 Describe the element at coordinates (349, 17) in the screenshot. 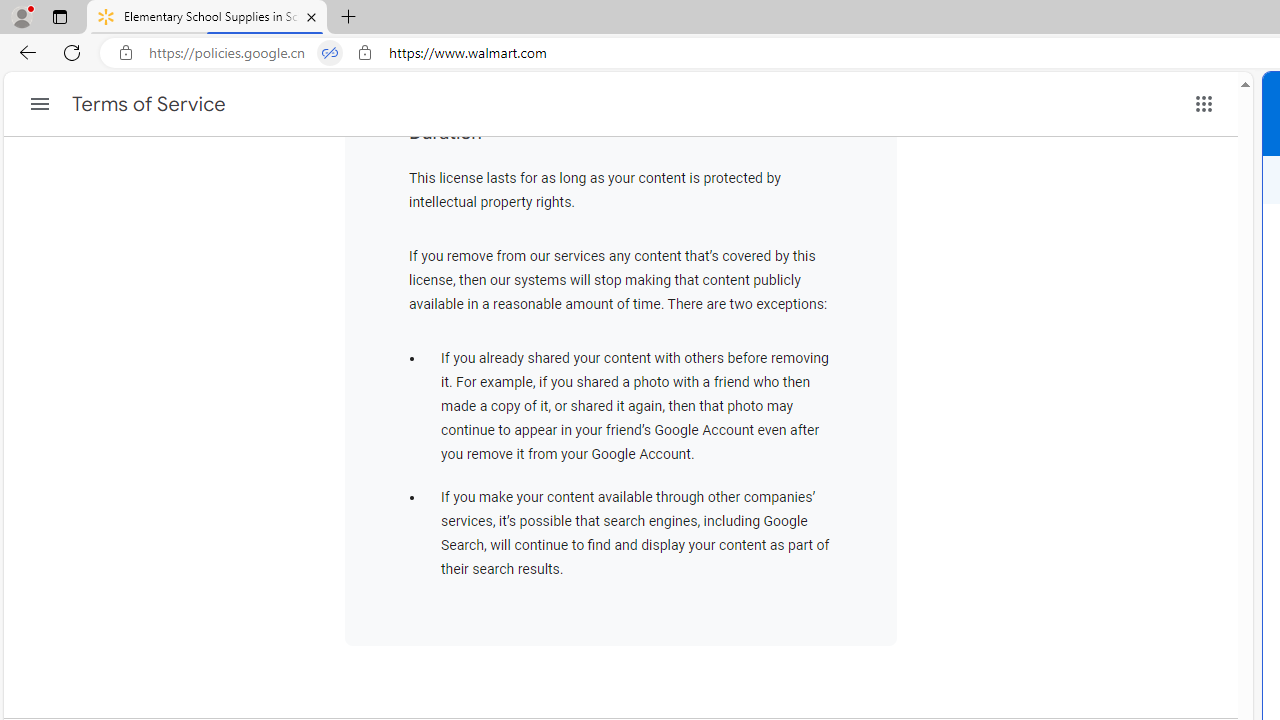

I see `'New Tab'` at that location.